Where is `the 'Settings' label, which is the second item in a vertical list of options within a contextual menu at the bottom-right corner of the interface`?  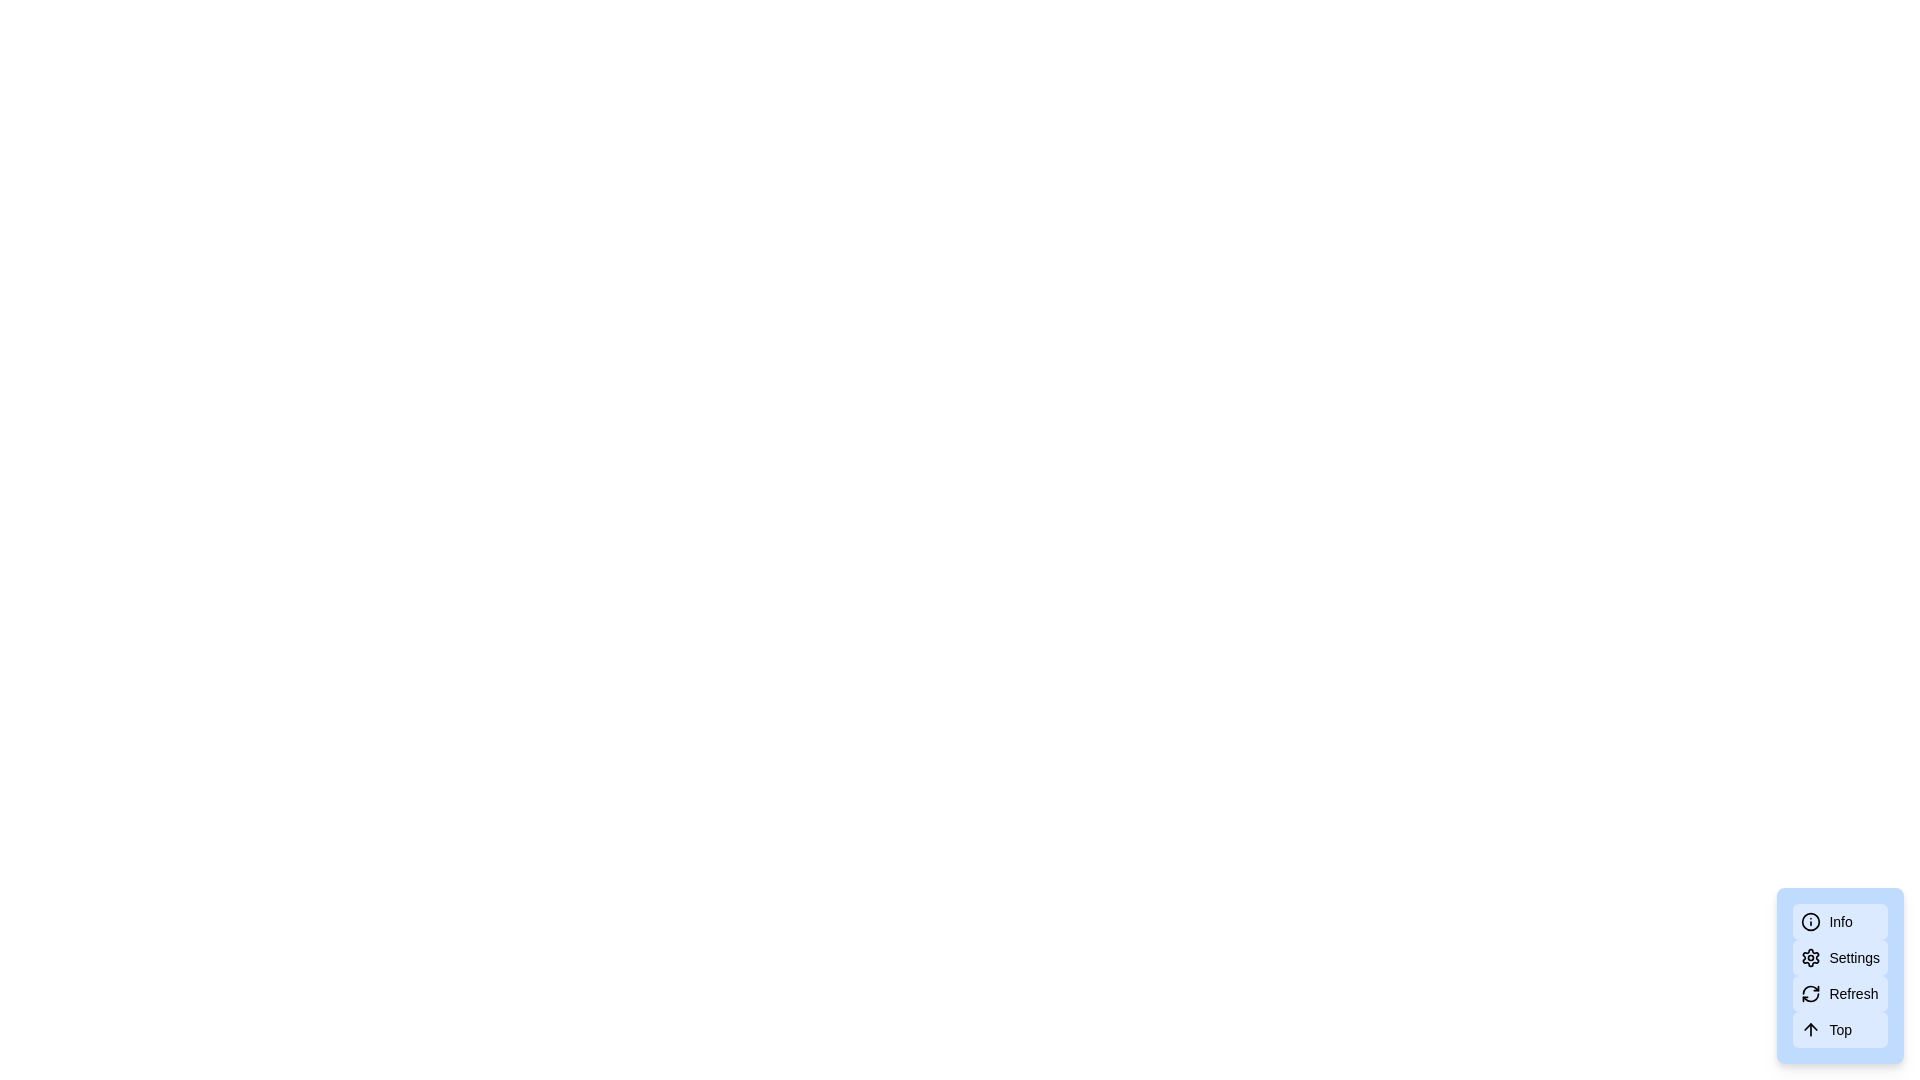 the 'Settings' label, which is the second item in a vertical list of options within a contextual menu at the bottom-right corner of the interface is located at coordinates (1853, 956).